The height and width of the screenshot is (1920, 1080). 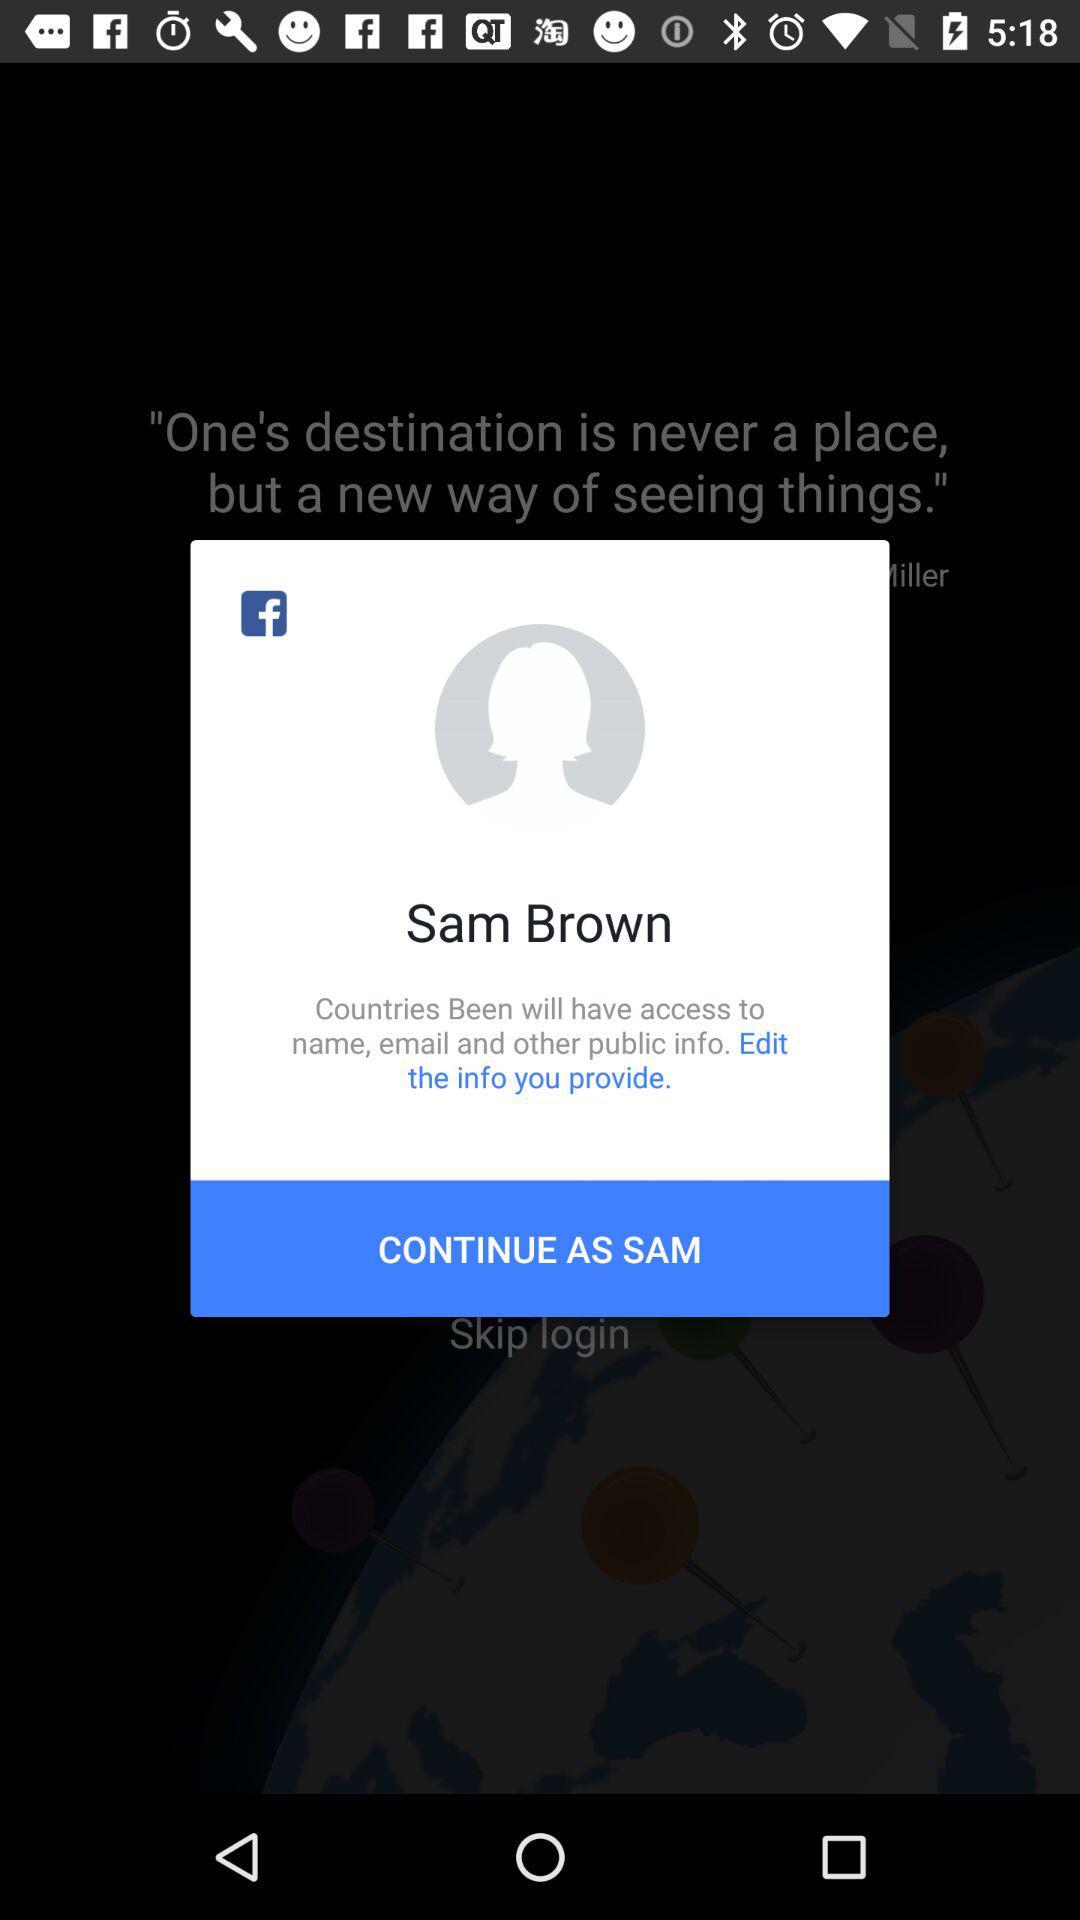 I want to click on the continue as sam item, so click(x=540, y=1247).